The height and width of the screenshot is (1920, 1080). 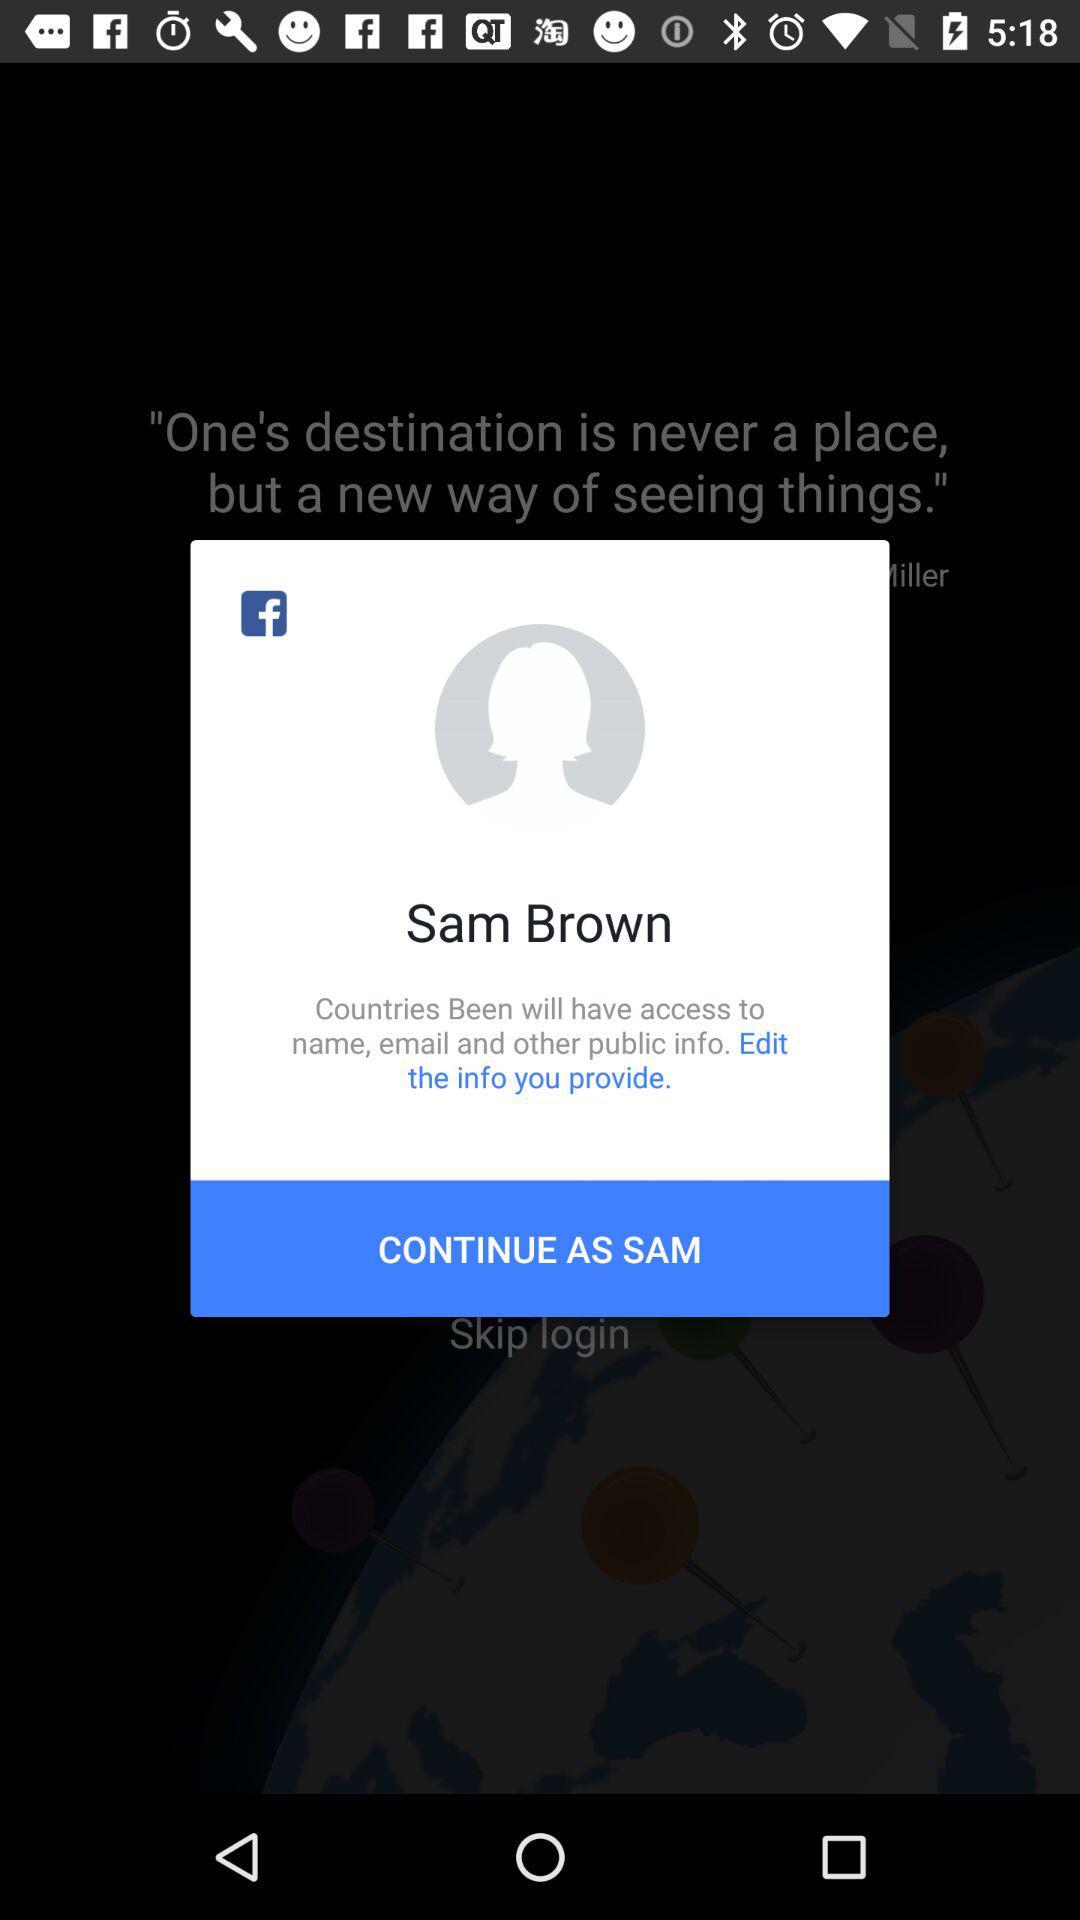 I want to click on the continue as sam item, so click(x=540, y=1247).